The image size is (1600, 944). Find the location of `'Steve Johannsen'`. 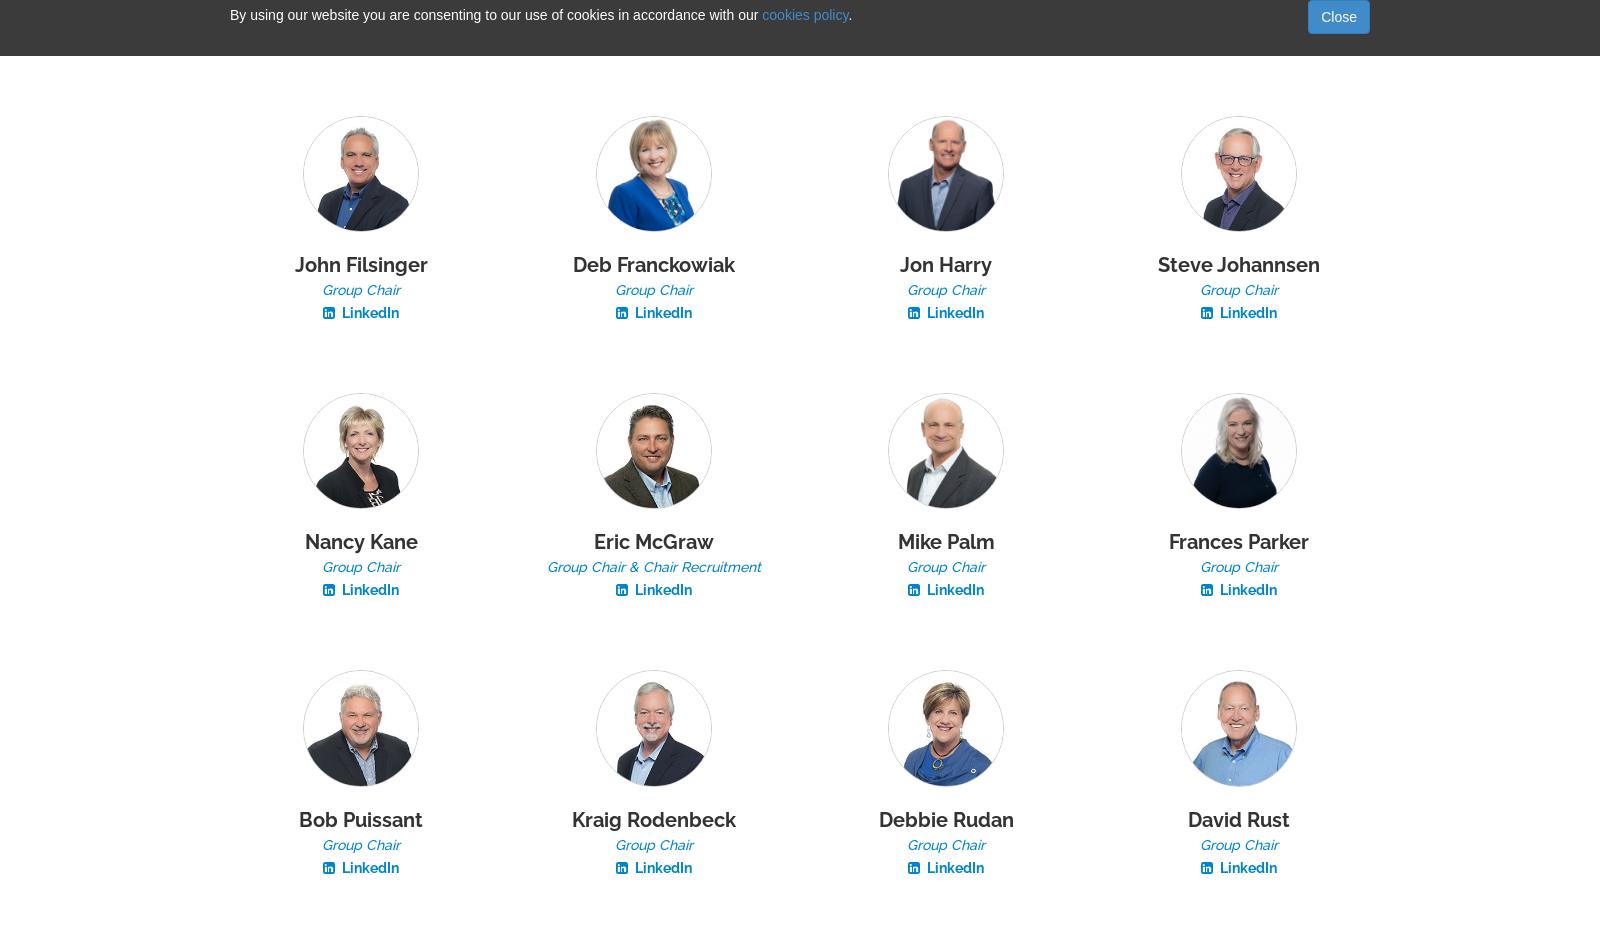

'Steve Johannsen' is located at coordinates (1236, 265).